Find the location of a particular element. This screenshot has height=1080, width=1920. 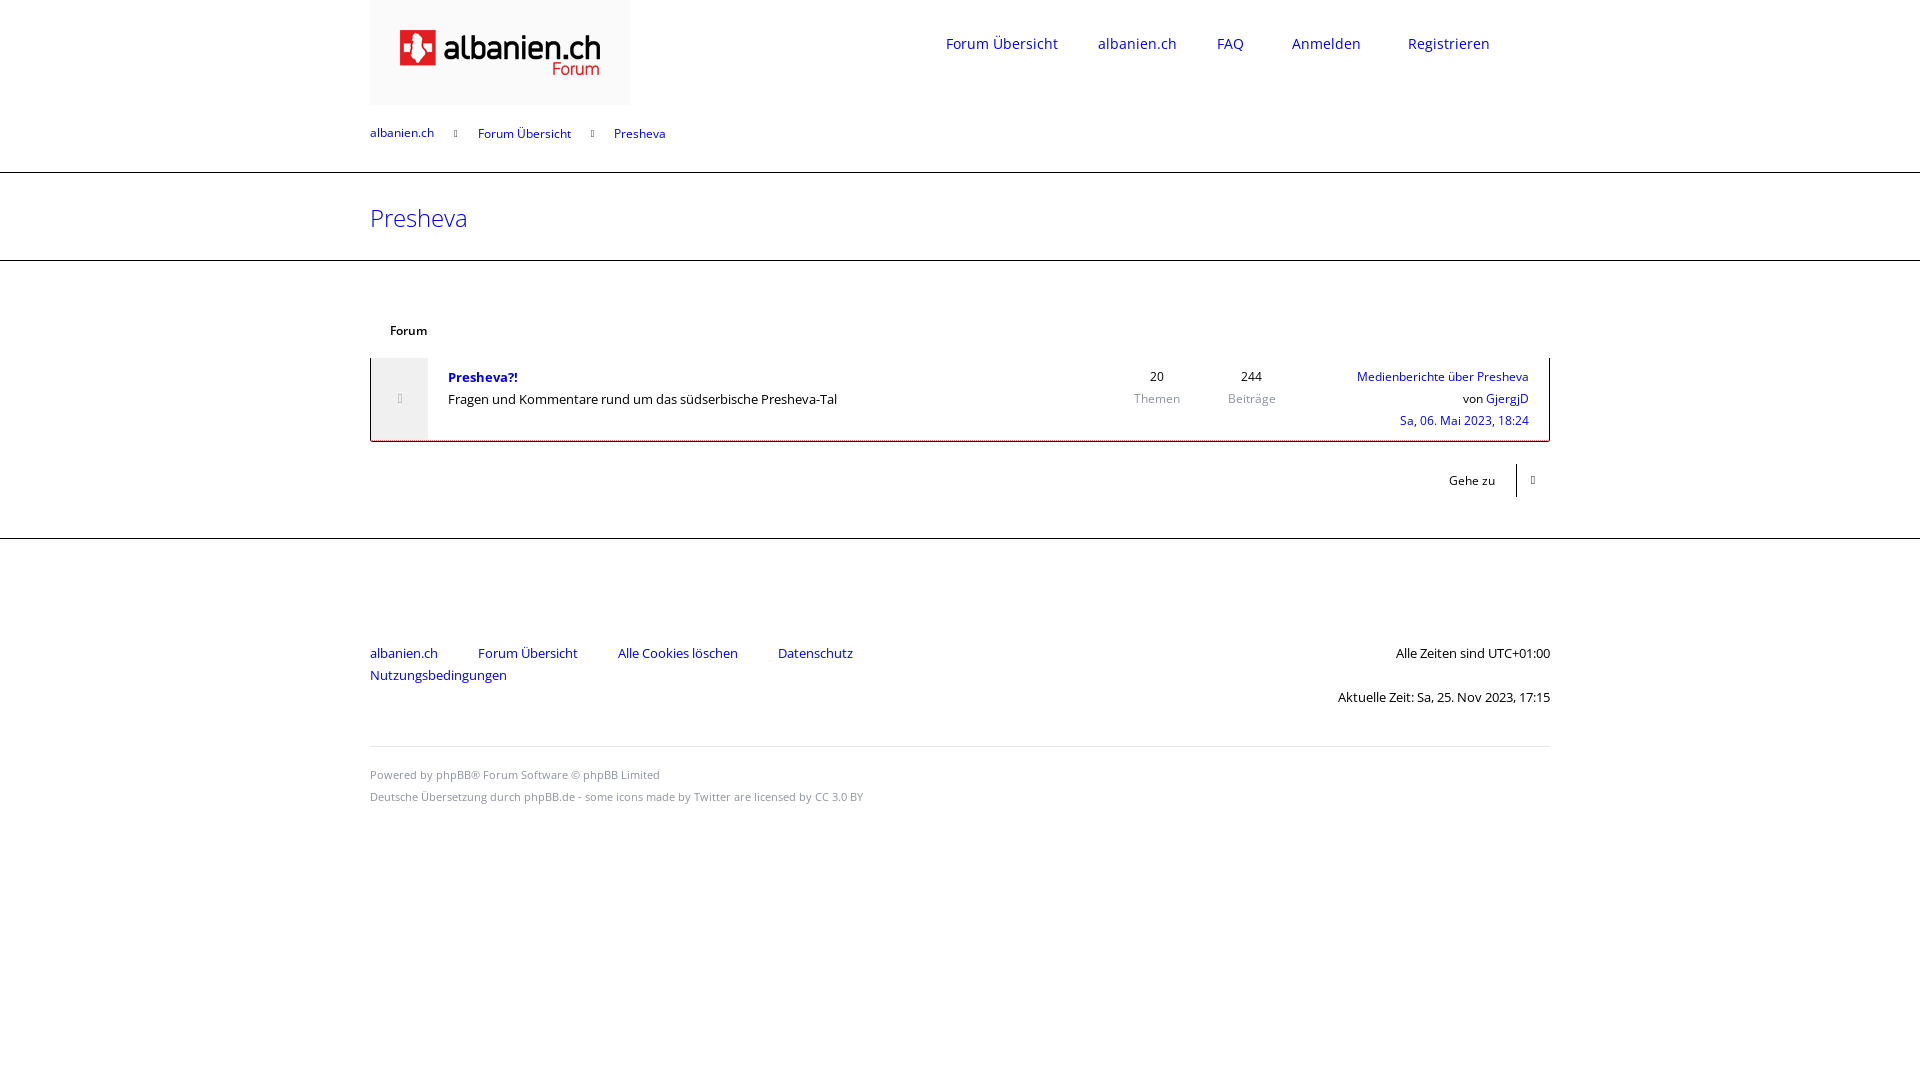

'CC 3.0 BY' is located at coordinates (839, 795).